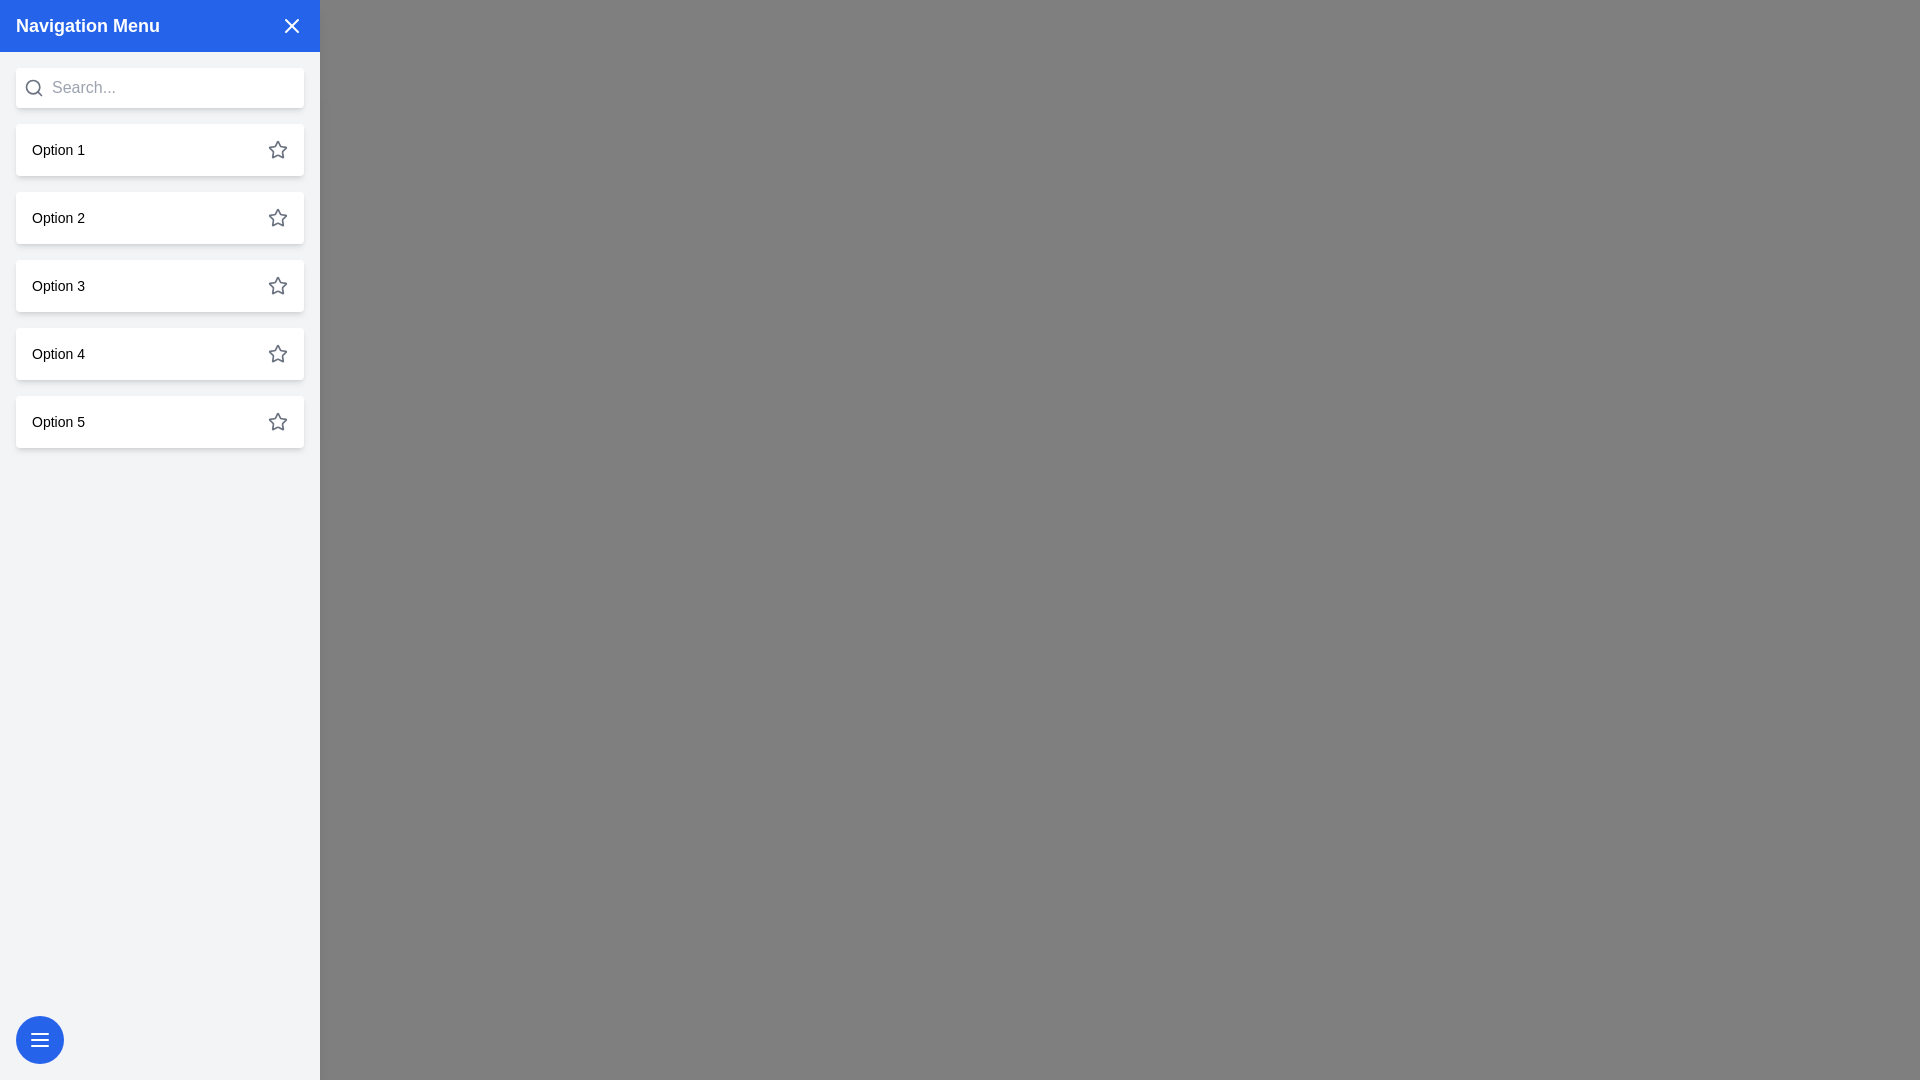  Describe the element at coordinates (86, 26) in the screenshot. I see `the static text label that serves as a title or header for the sidebar menu, located at the top left corner of the sidebar` at that location.